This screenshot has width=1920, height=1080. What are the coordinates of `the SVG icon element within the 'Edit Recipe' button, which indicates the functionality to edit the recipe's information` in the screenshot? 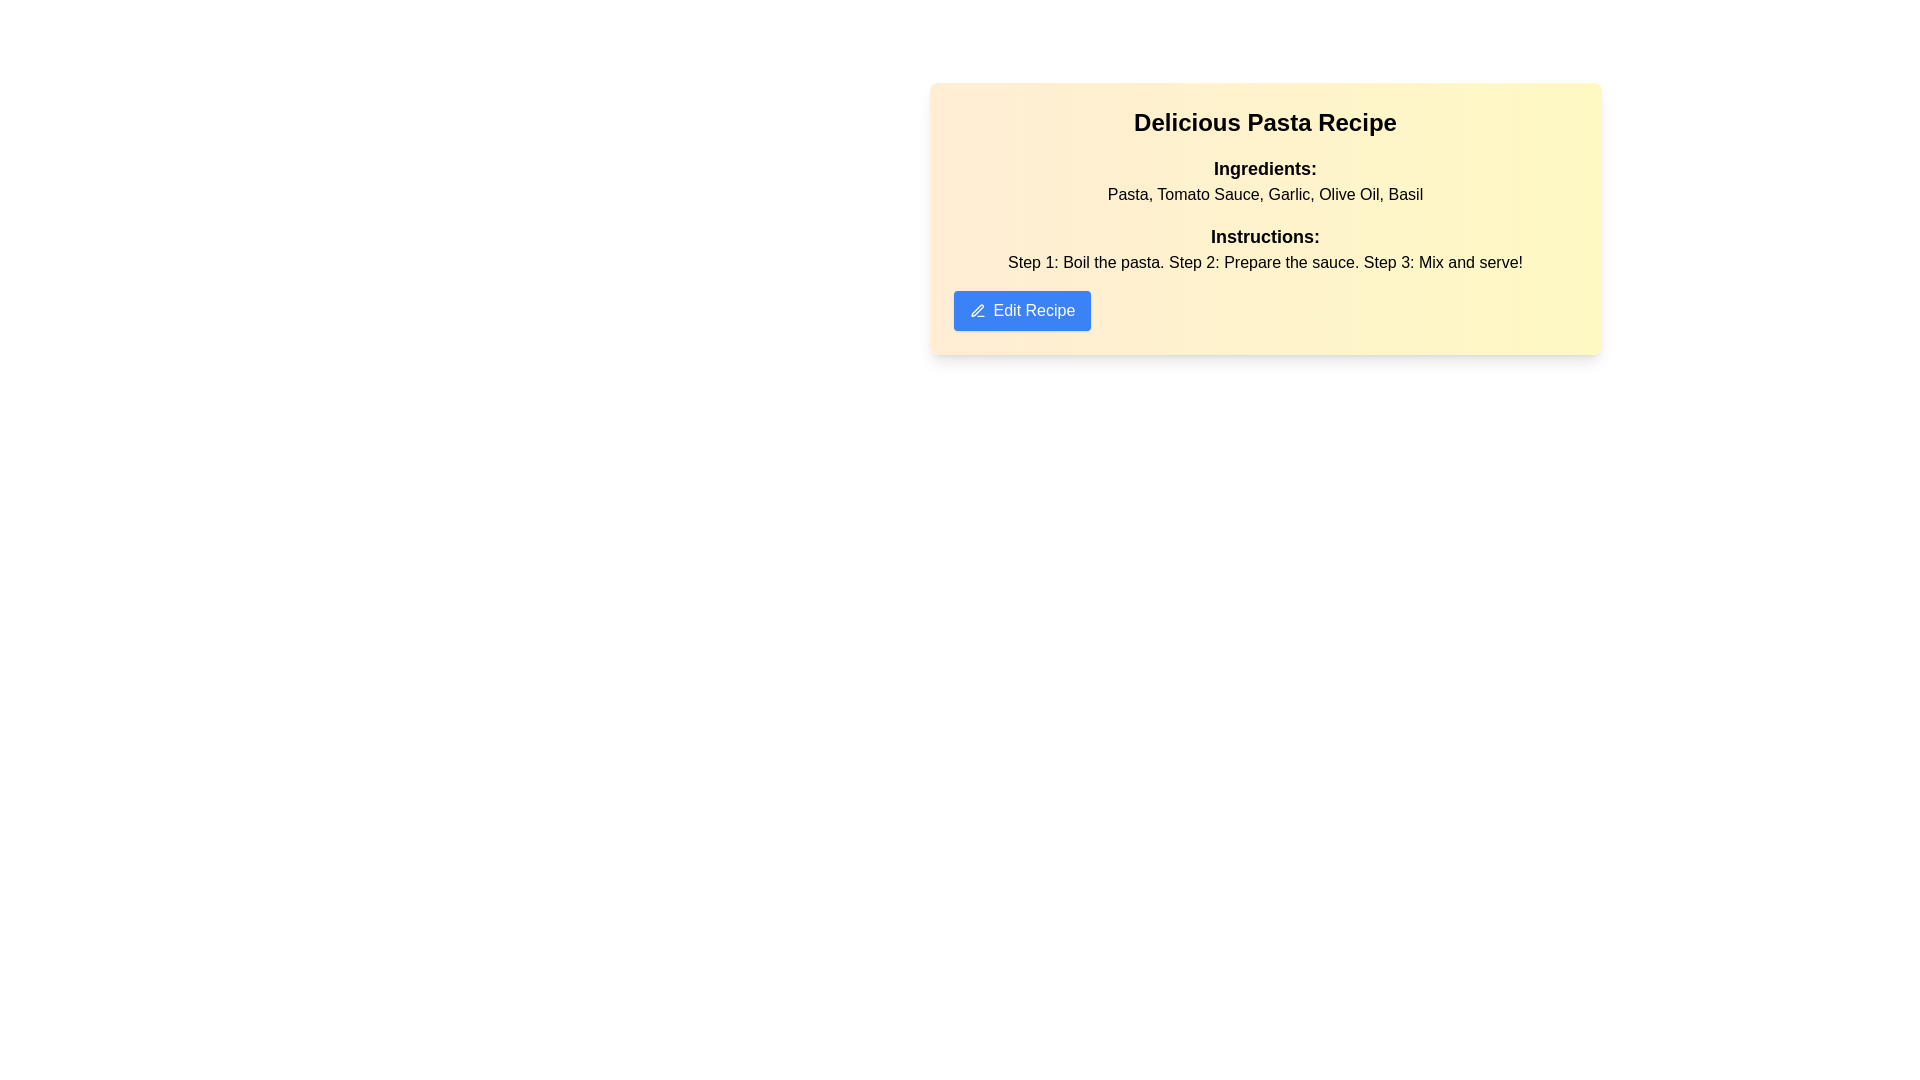 It's located at (977, 310).